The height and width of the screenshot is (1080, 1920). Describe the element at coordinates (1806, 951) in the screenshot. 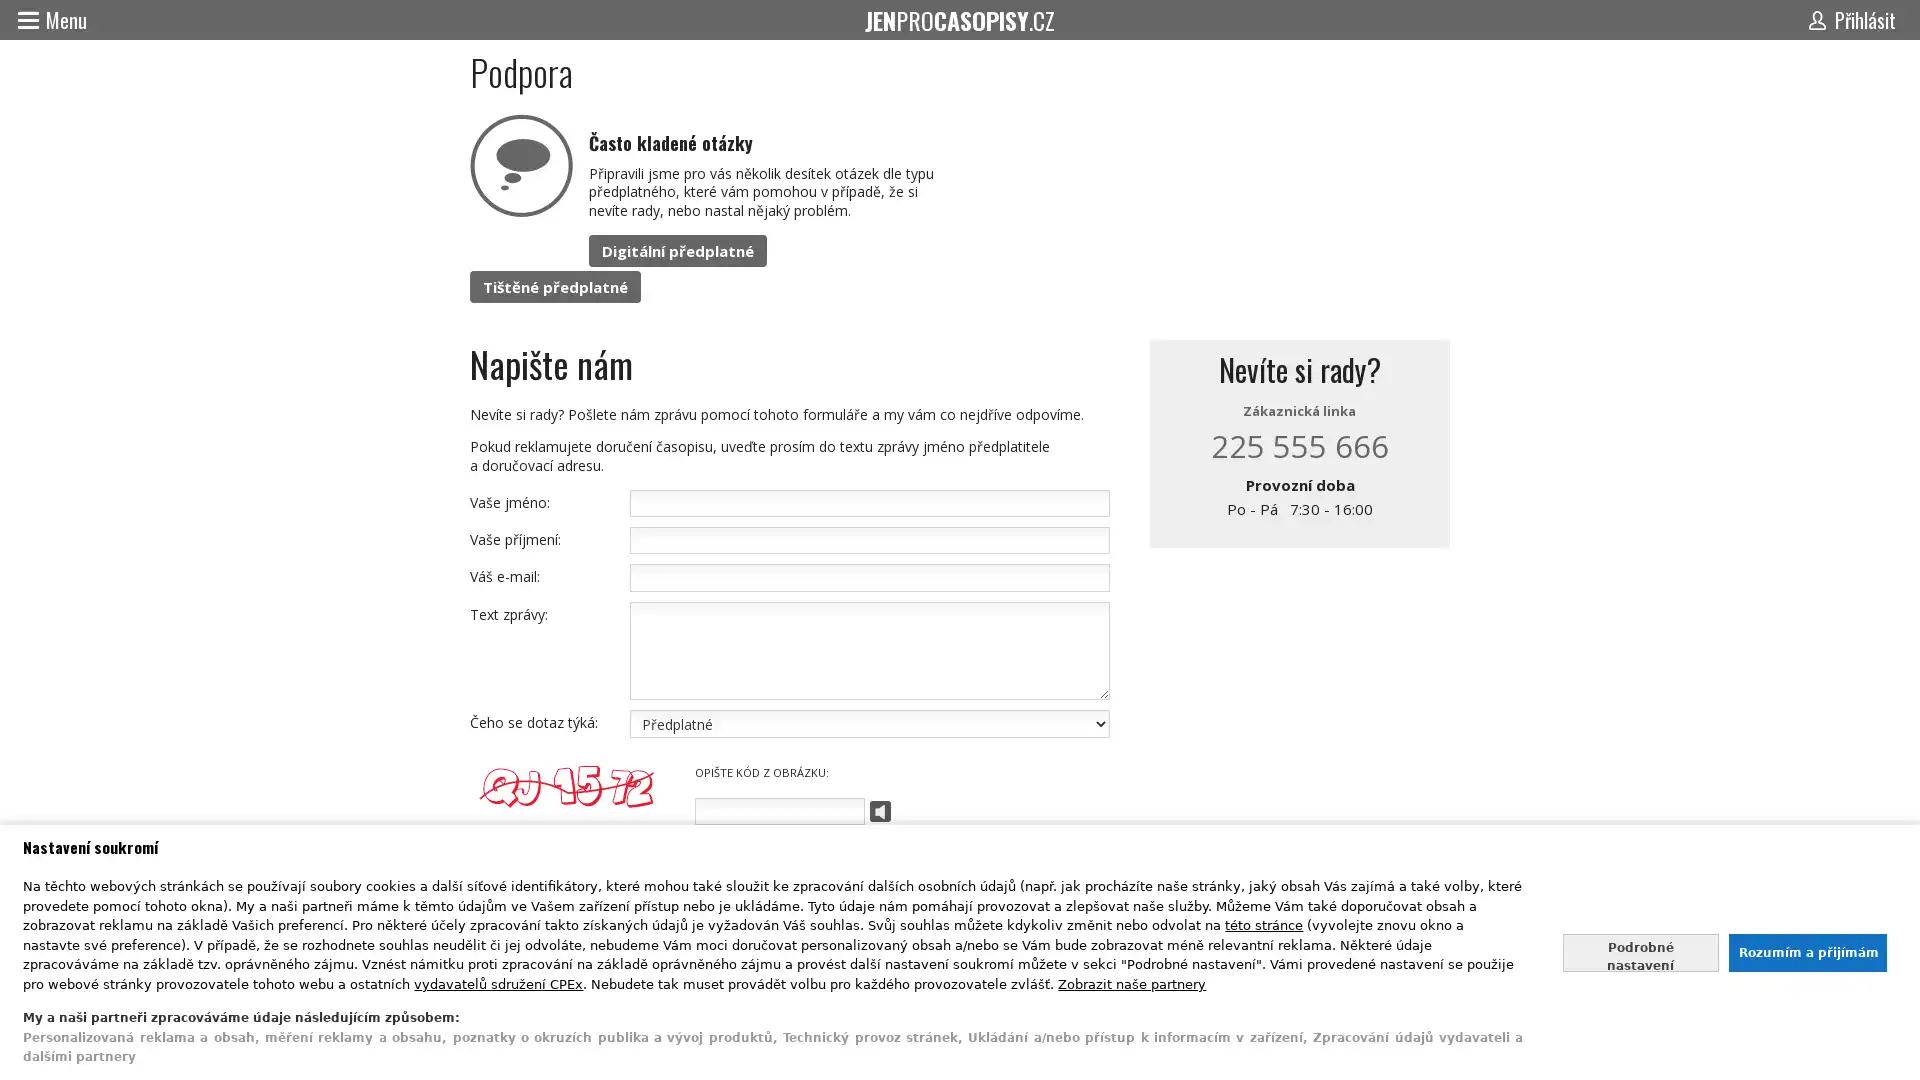

I see `Souhlasit s nasim zpracovanim udaju a zavrit` at that location.